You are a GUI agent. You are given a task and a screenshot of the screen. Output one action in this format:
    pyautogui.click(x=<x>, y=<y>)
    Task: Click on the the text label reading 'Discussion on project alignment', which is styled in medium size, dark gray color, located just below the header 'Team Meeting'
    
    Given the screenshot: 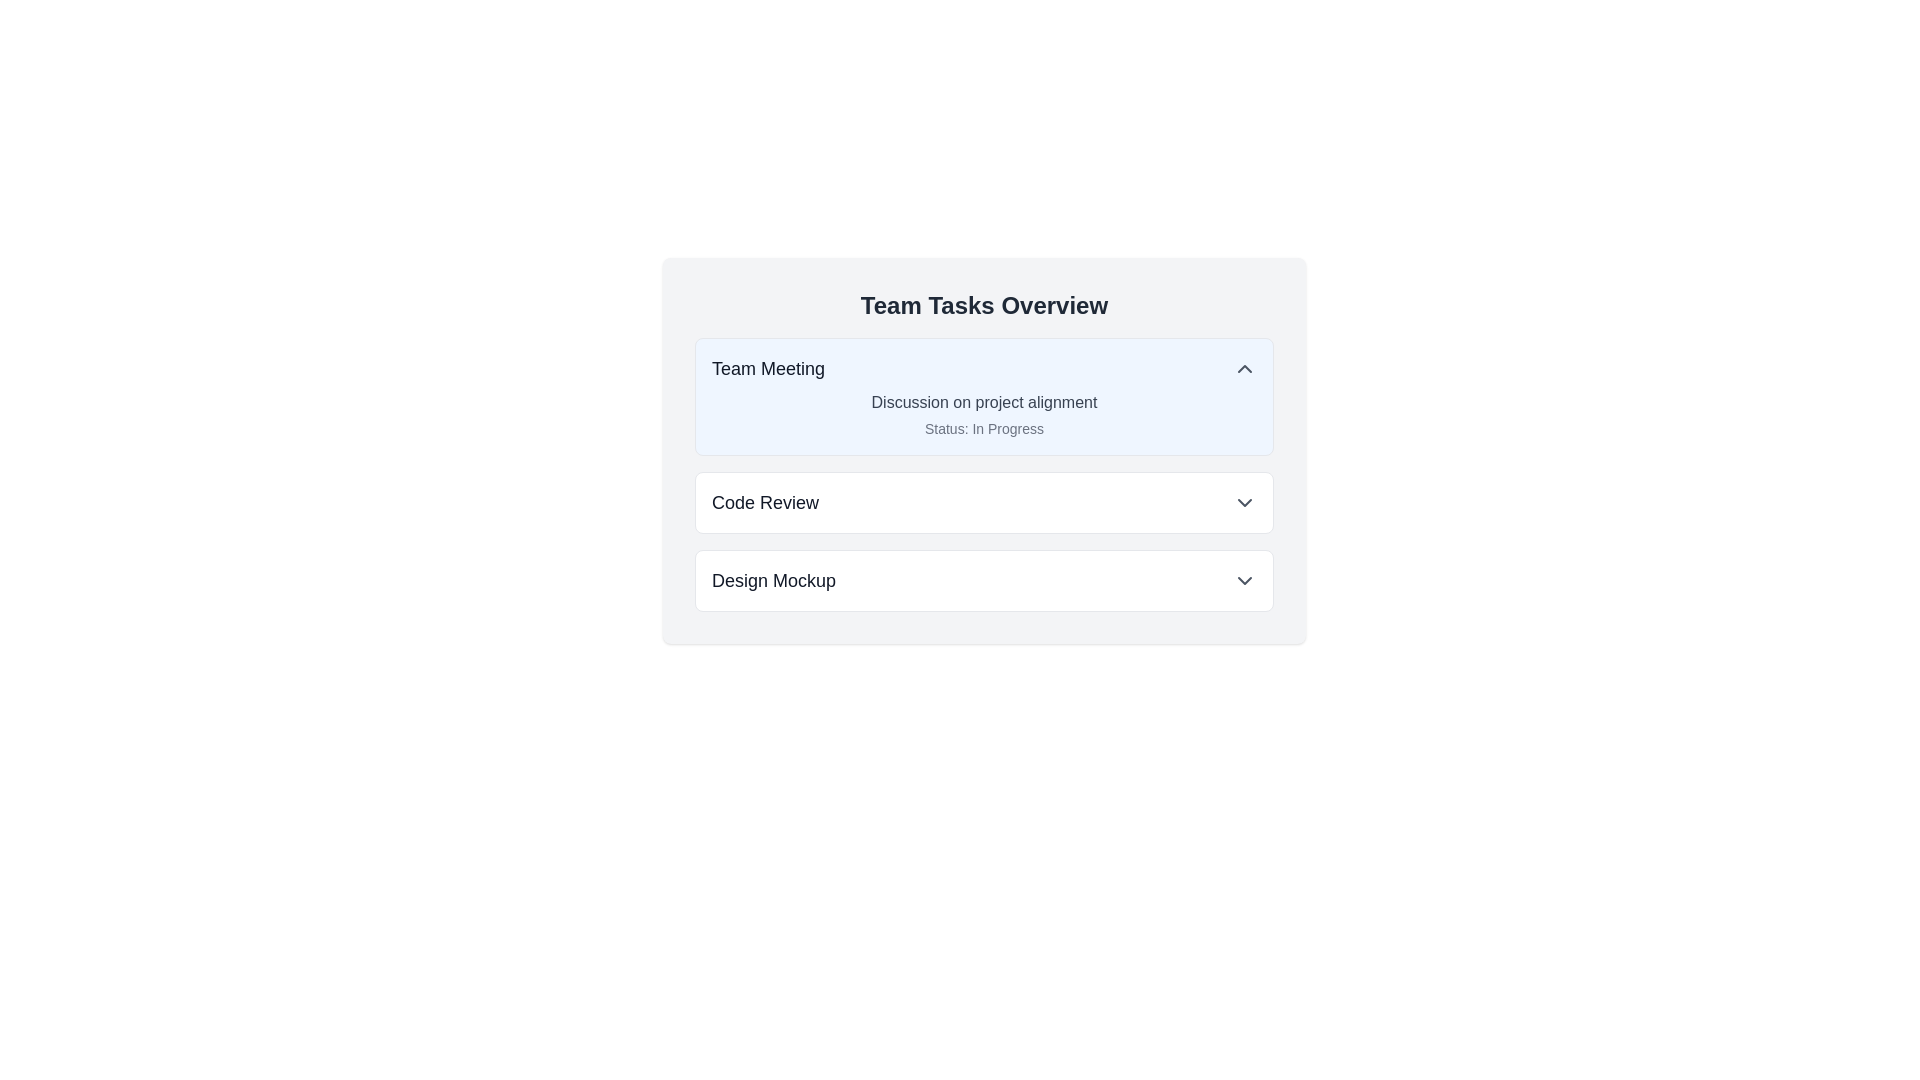 What is the action you would take?
    pyautogui.click(x=984, y=402)
    